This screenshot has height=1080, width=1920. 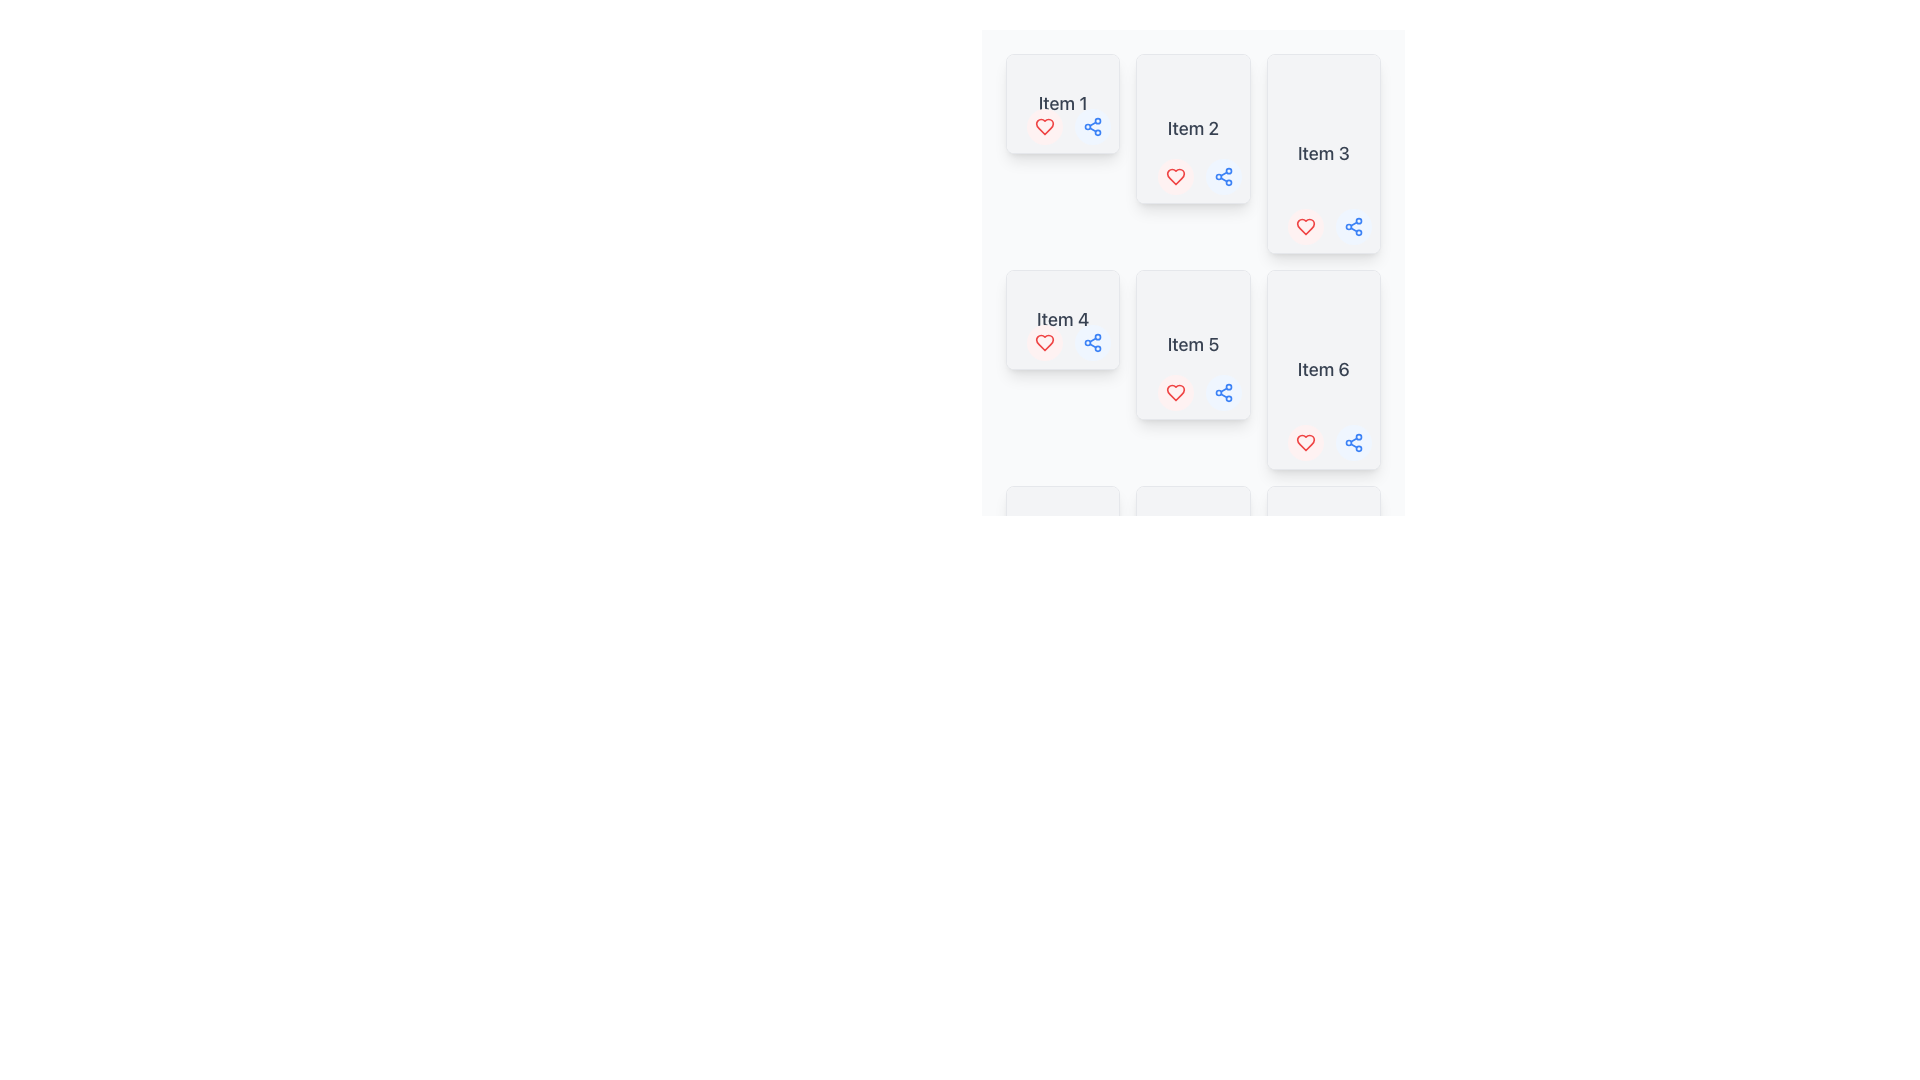 I want to click on the heart-shaped button icon with a red border located at the bottom right corner of 'Item 6', so click(x=1305, y=442).